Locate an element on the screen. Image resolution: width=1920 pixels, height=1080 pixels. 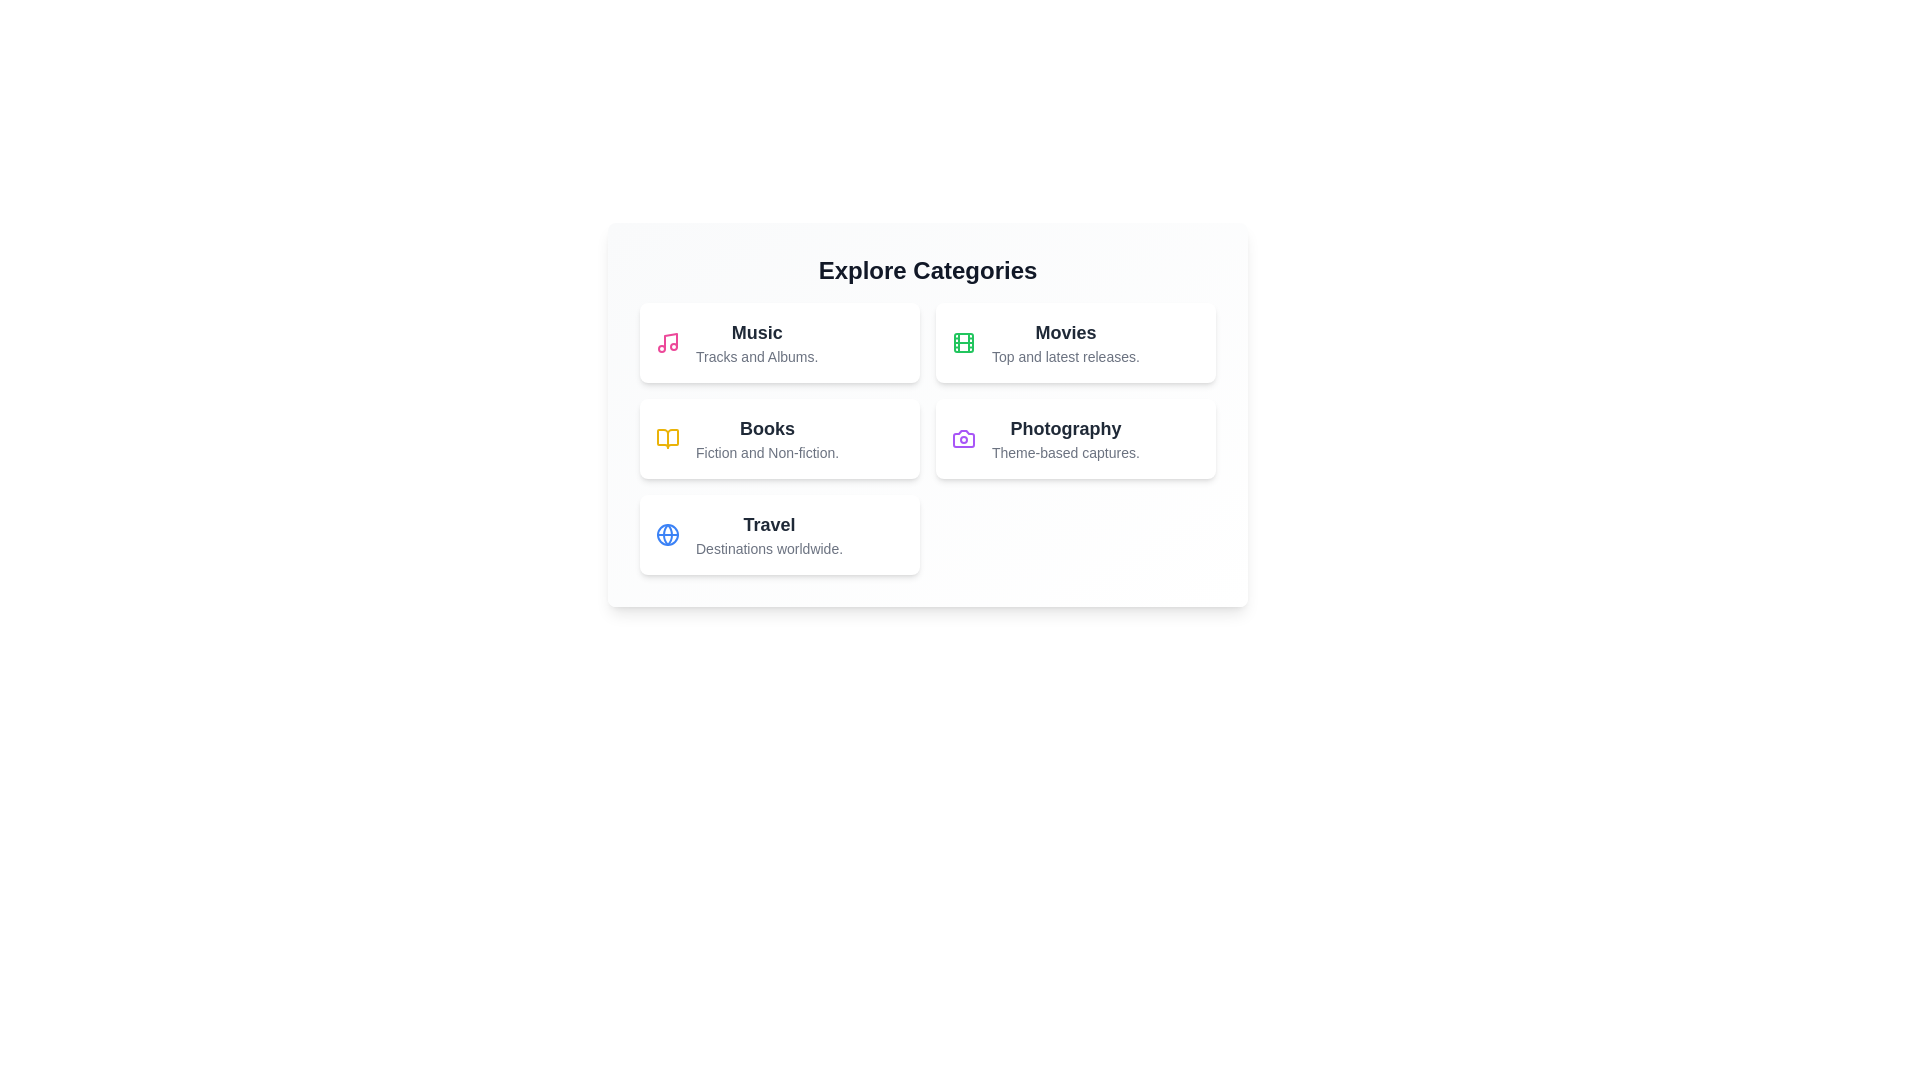
the category card corresponding to Music is located at coordinates (778, 342).